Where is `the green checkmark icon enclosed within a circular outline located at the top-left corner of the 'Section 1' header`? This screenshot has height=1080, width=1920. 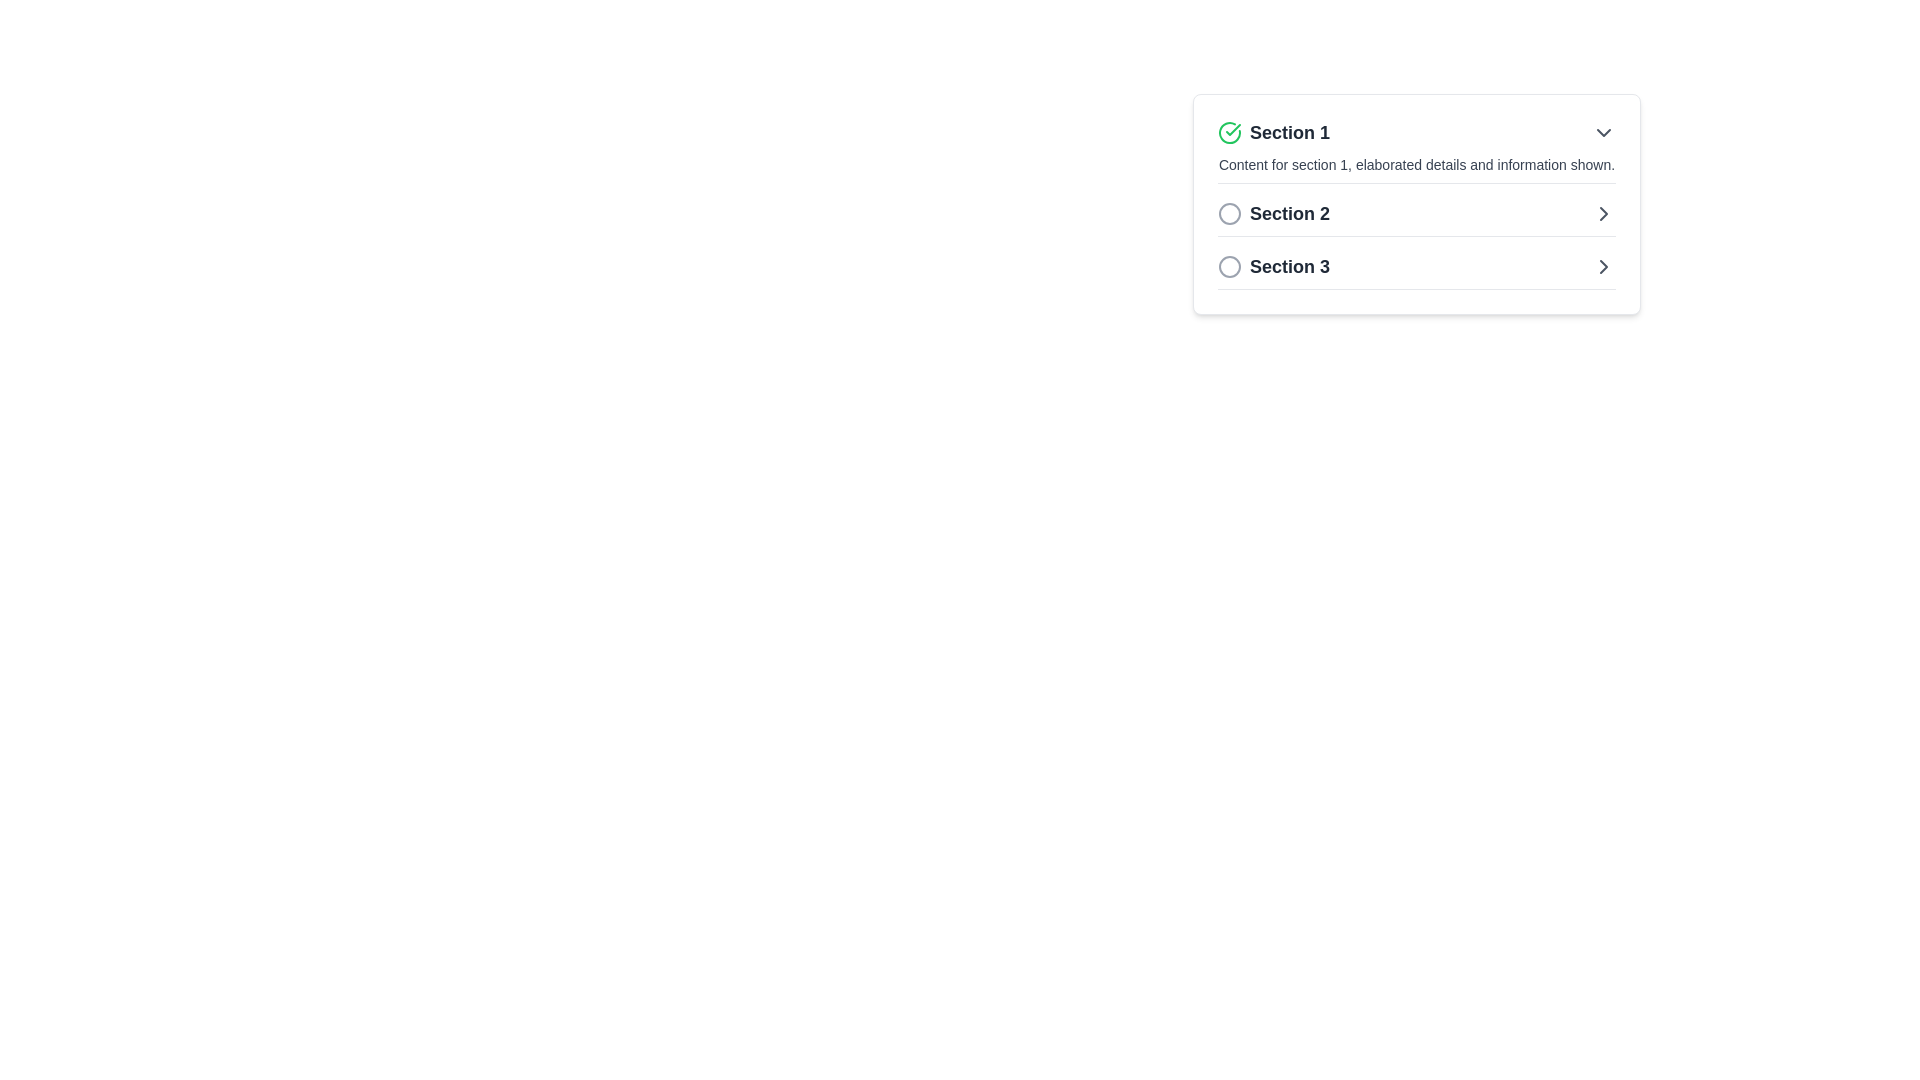 the green checkmark icon enclosed within a circular outline located at the top-left corner of the 'Section 1' header is located at coordinates (1228, 132).